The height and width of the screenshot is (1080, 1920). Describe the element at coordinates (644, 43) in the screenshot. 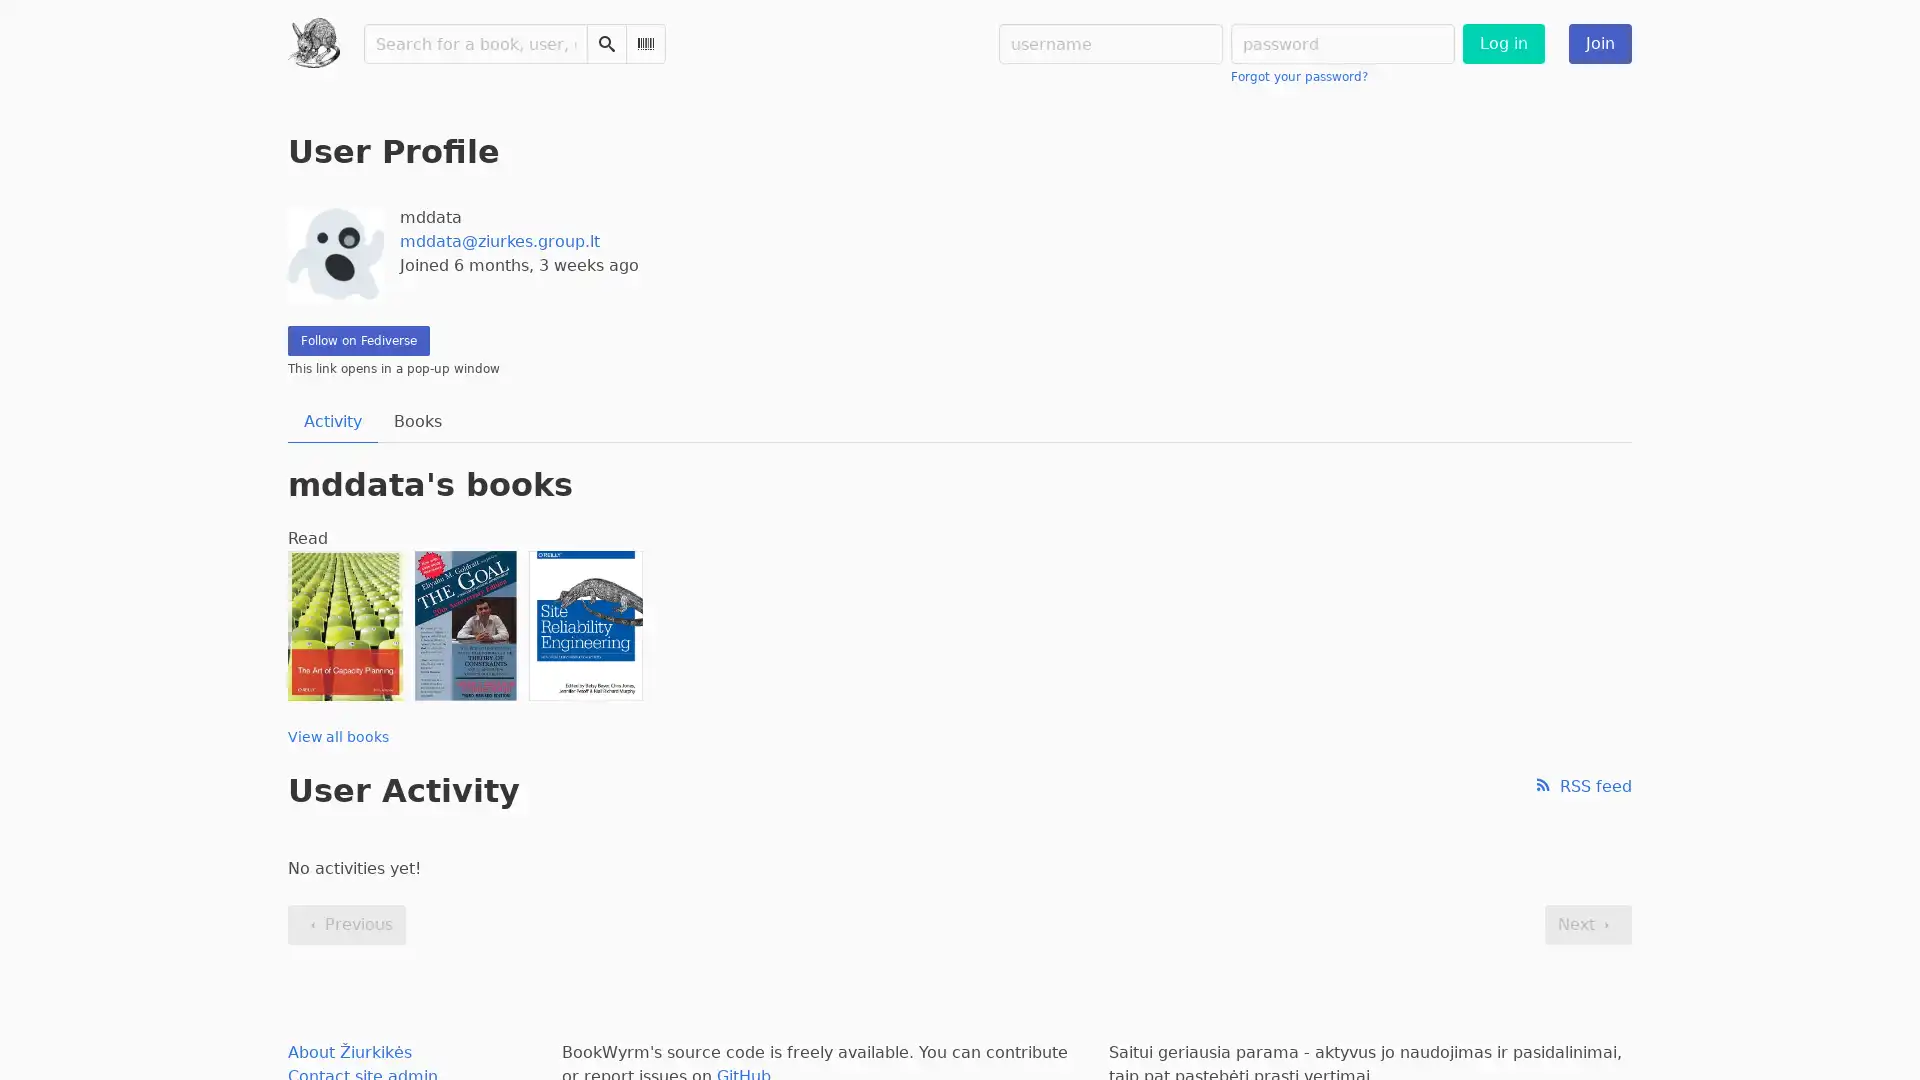

I see `Scan Barcode` at that location.